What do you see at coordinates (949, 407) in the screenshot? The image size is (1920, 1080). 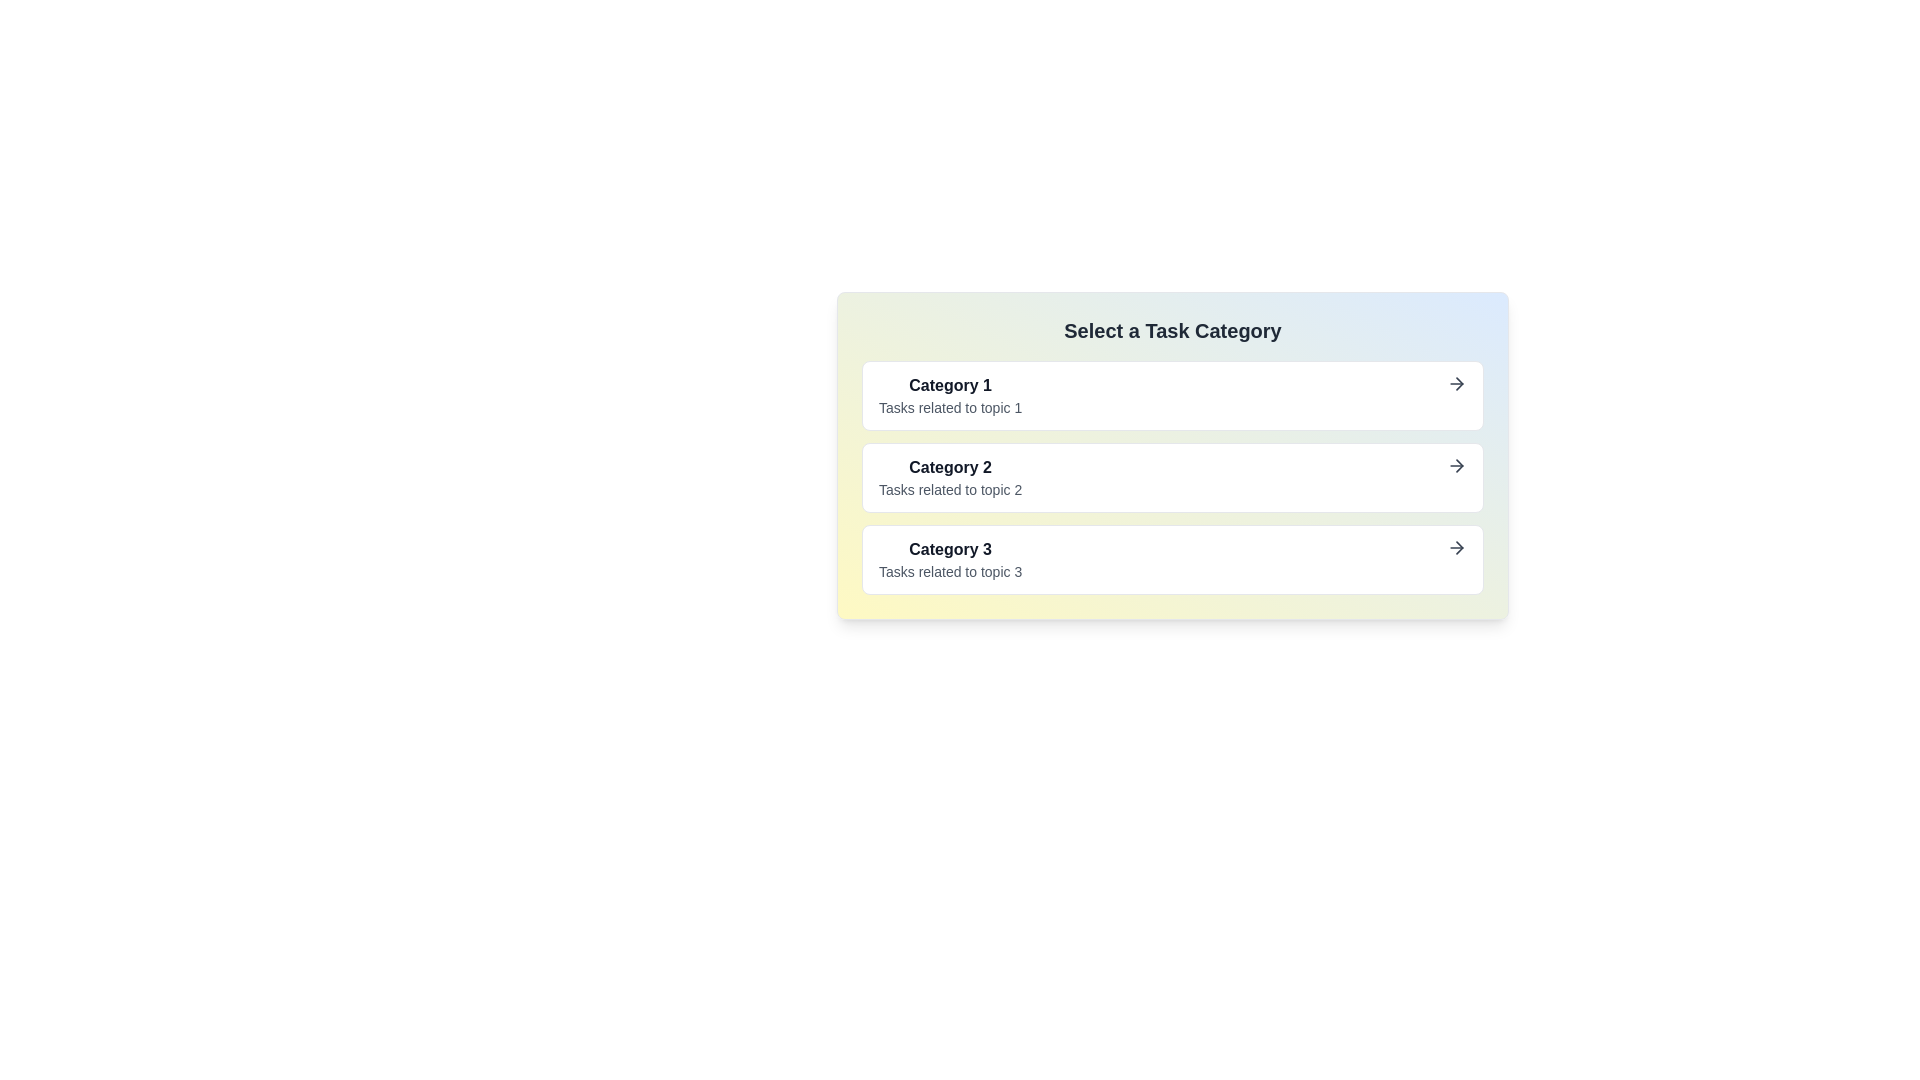 I see `the text label that displays 'Tasks related to topic 1', which is styled in a small gray font and located directly below the bold heading 'Category 1'` at bounding box center [949, 407].